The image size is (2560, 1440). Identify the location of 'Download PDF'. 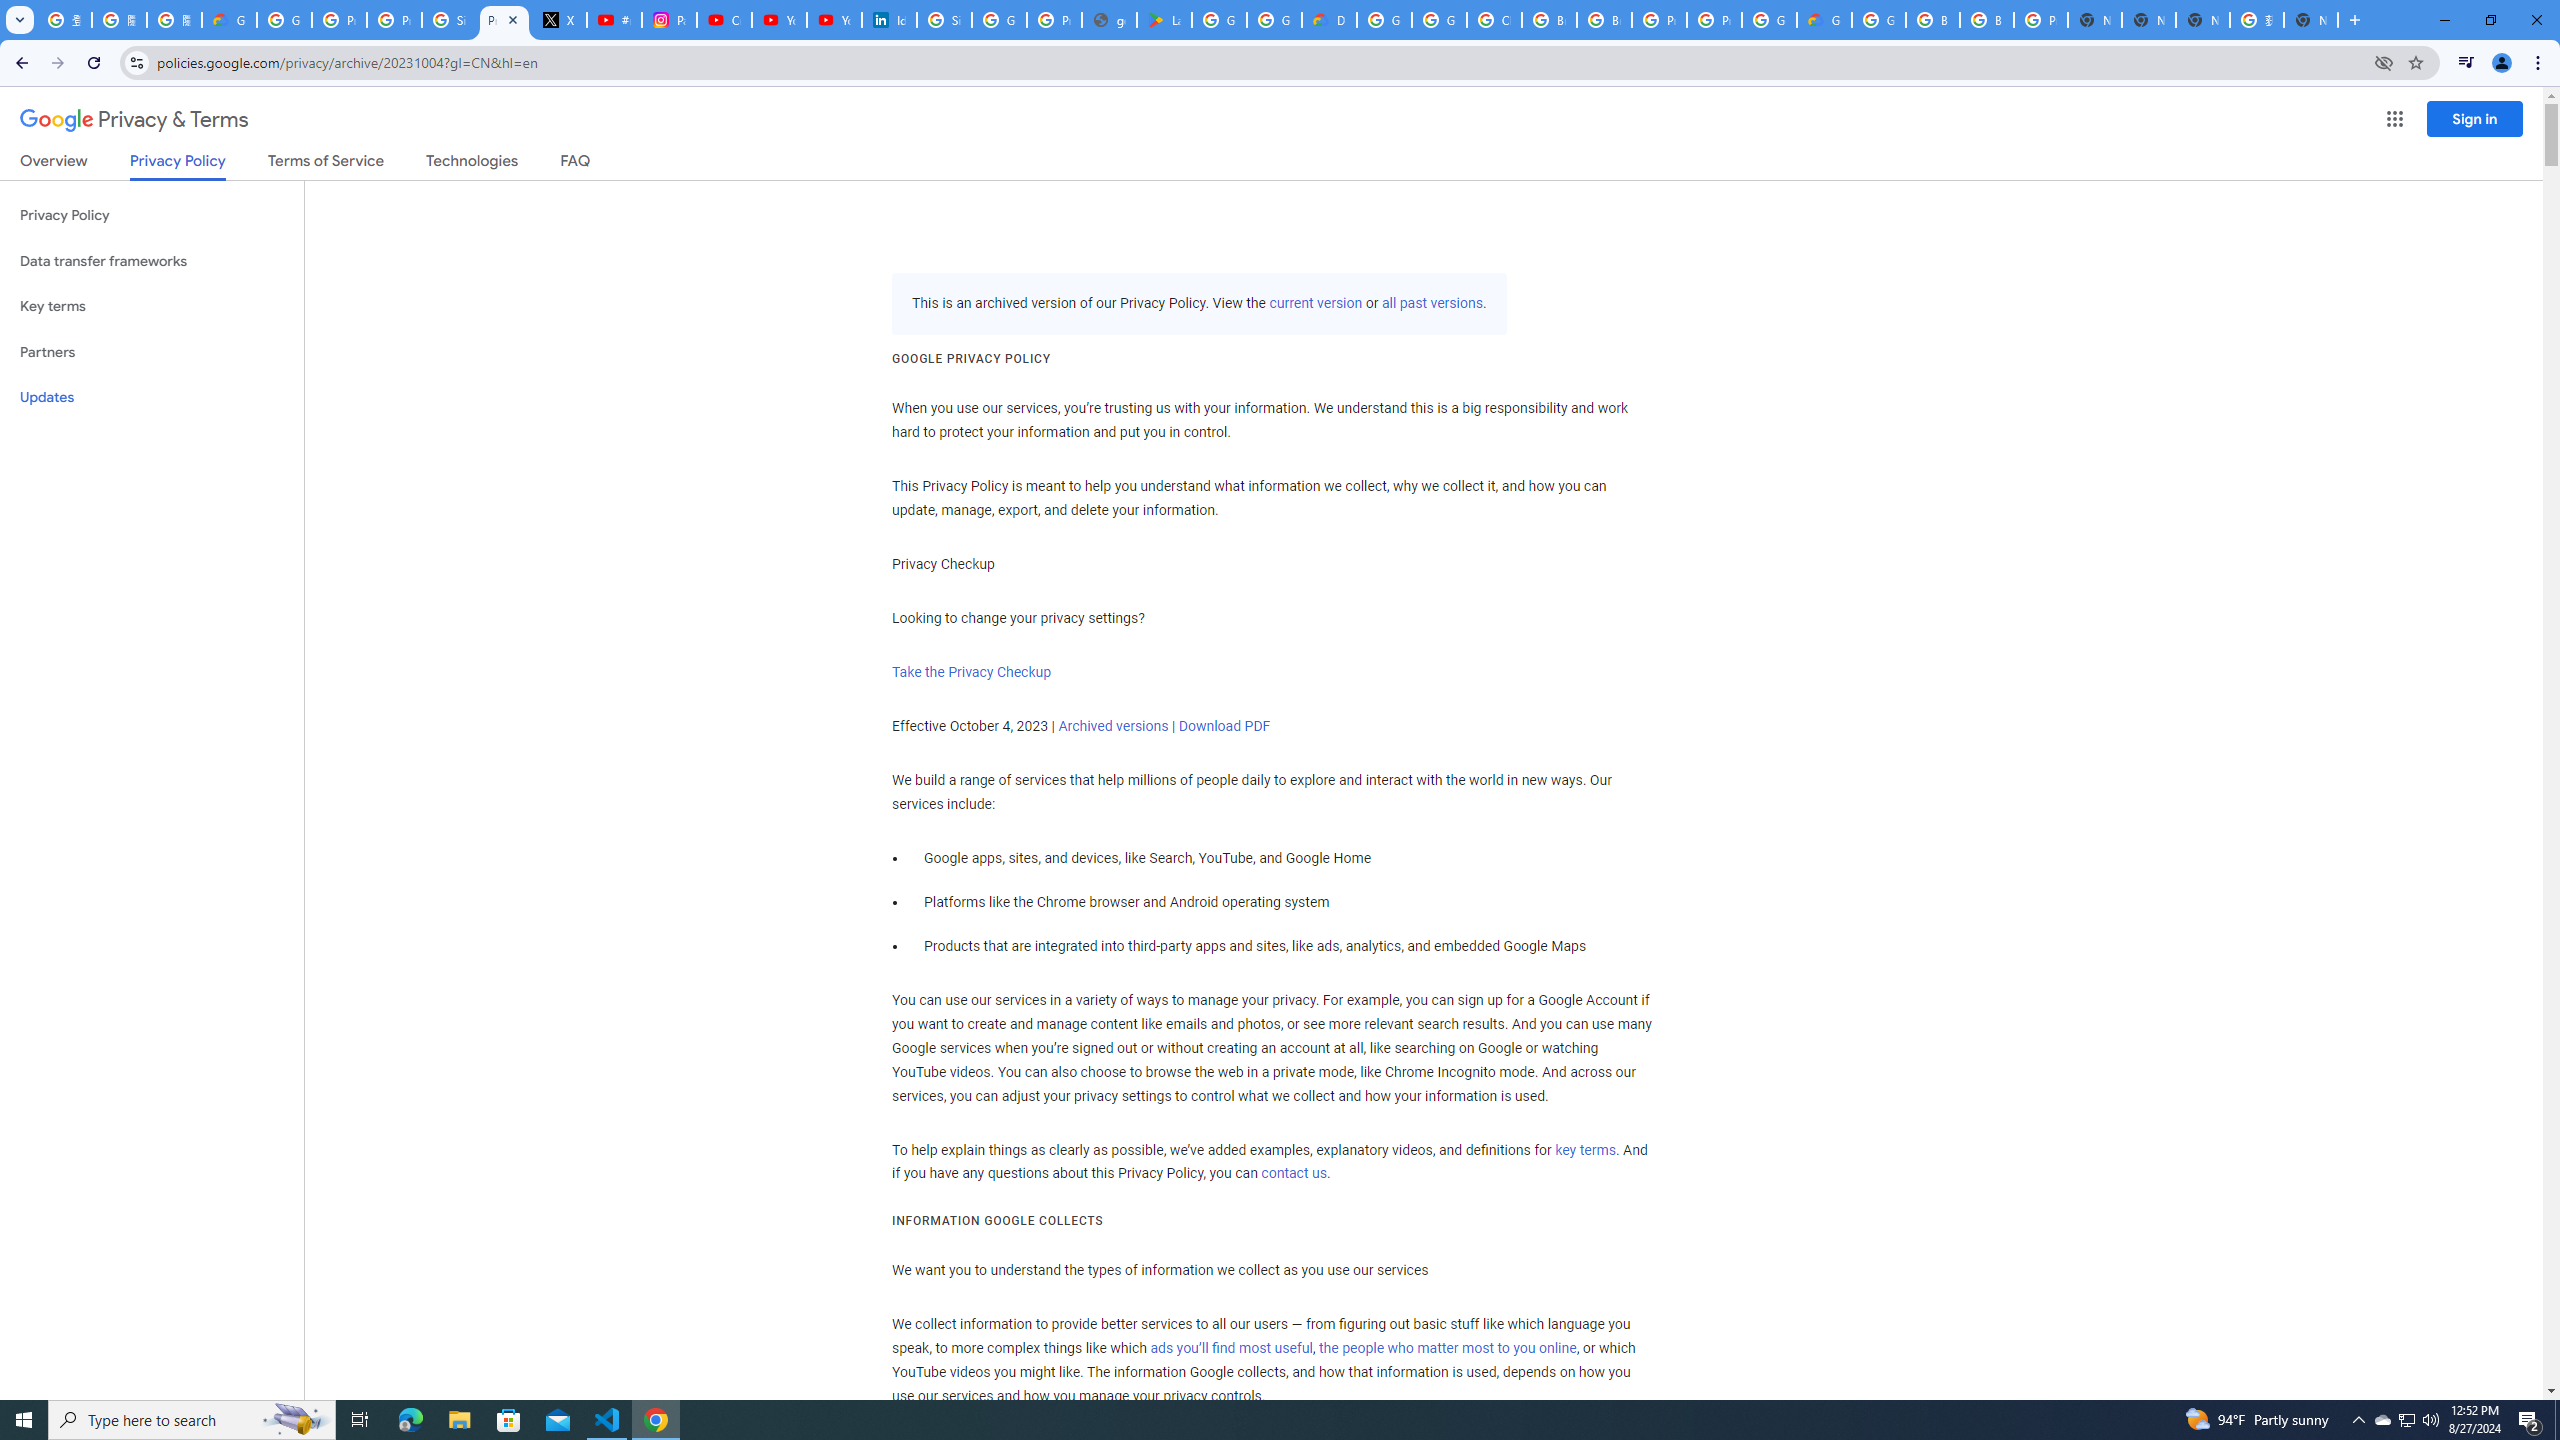
(1222, 724).